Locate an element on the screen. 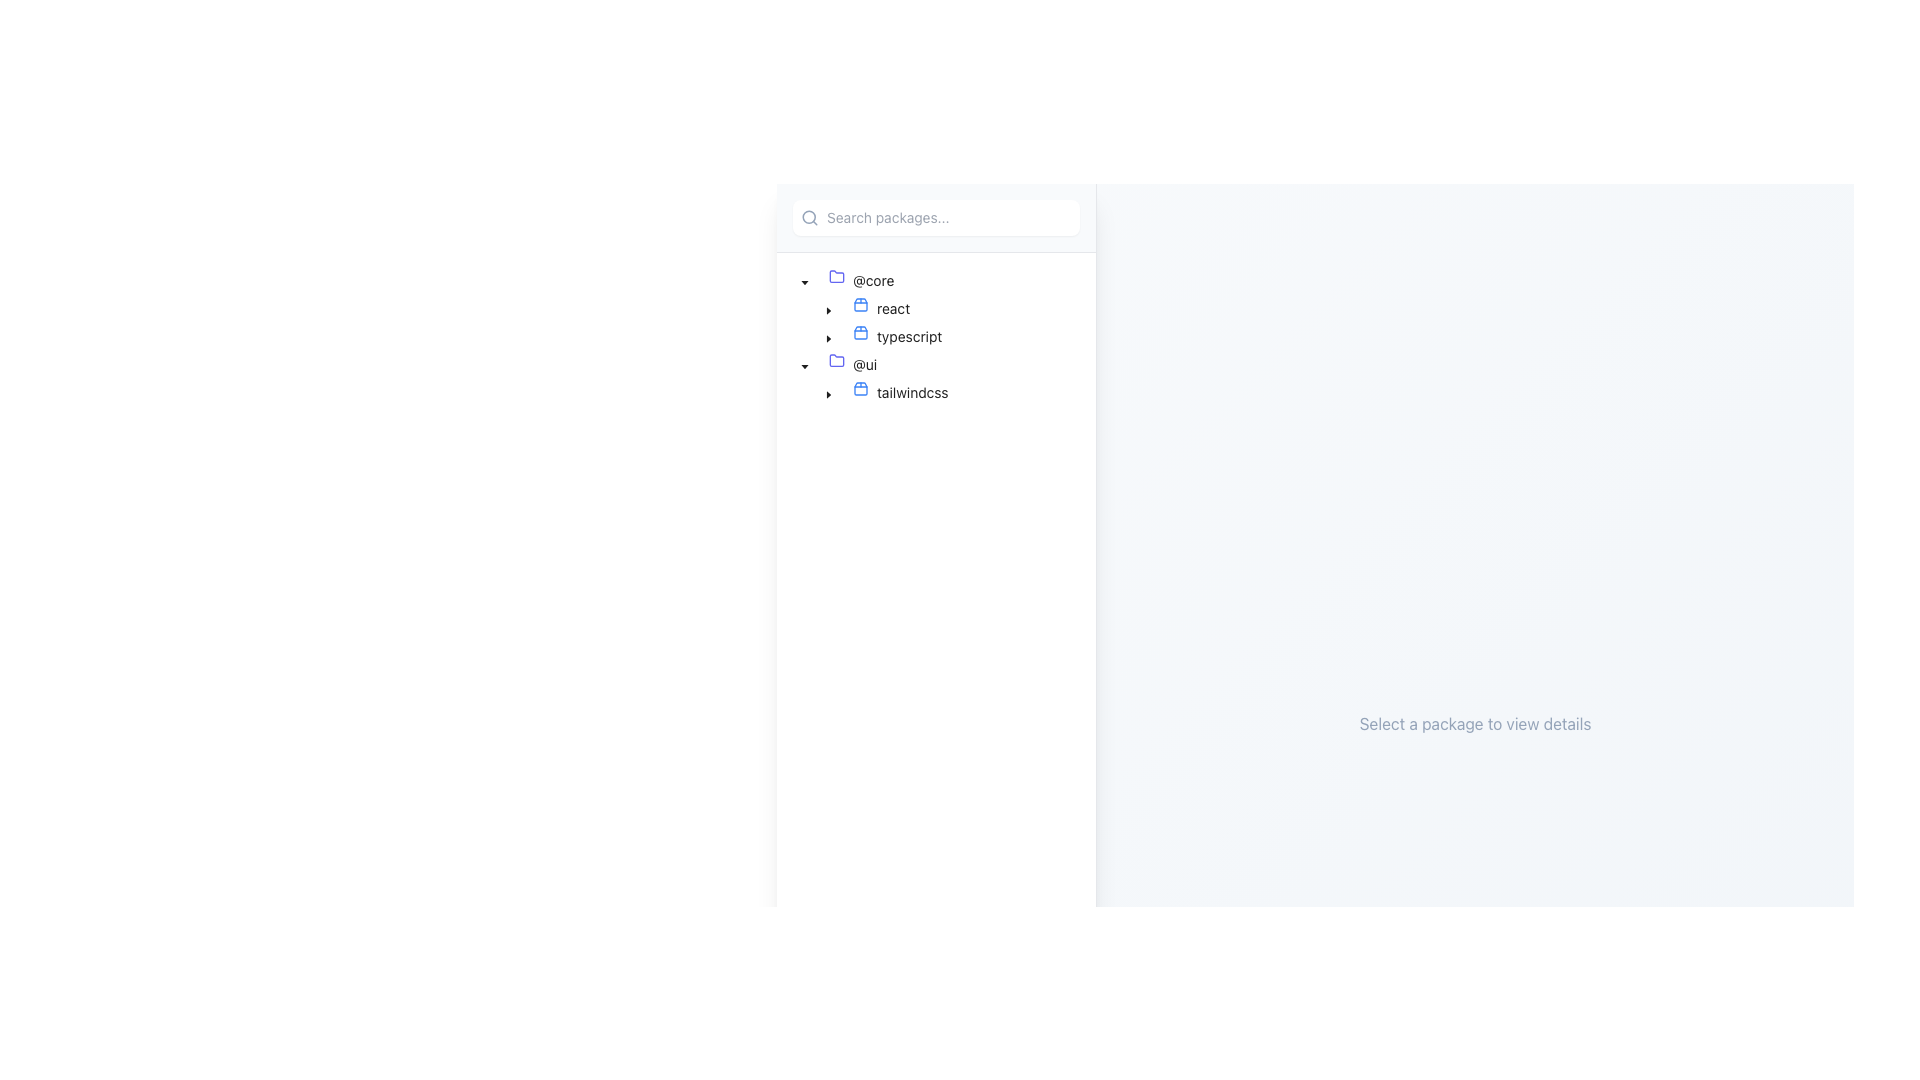 This screenshot has height=1080, width=1920. the tree node labeled '@ui', which is indicated by an open folder icon and a down-pointing caret is located at coordinates (839, 365).